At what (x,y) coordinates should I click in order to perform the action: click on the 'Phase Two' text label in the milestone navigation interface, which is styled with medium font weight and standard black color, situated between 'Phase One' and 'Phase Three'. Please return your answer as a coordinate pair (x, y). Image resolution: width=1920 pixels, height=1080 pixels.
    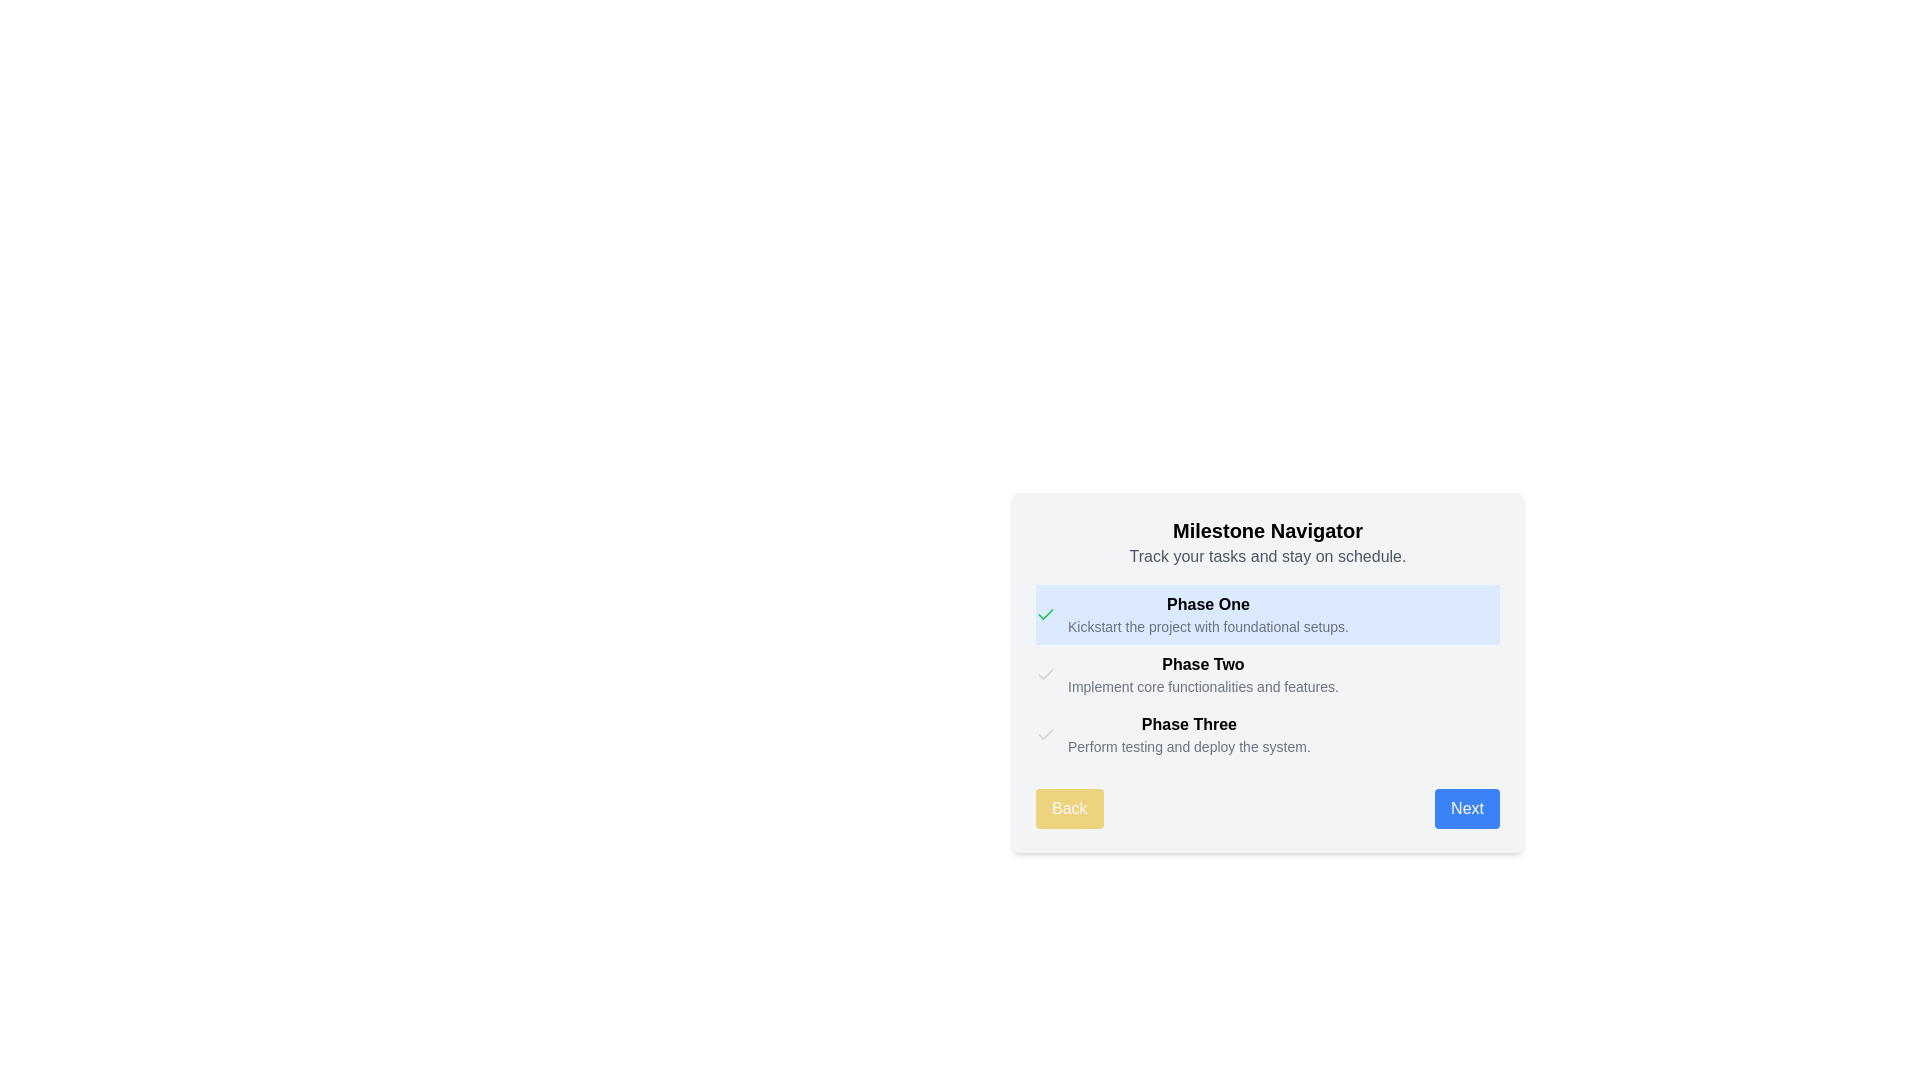
    Looking at the image, I should click on (1202, 664).